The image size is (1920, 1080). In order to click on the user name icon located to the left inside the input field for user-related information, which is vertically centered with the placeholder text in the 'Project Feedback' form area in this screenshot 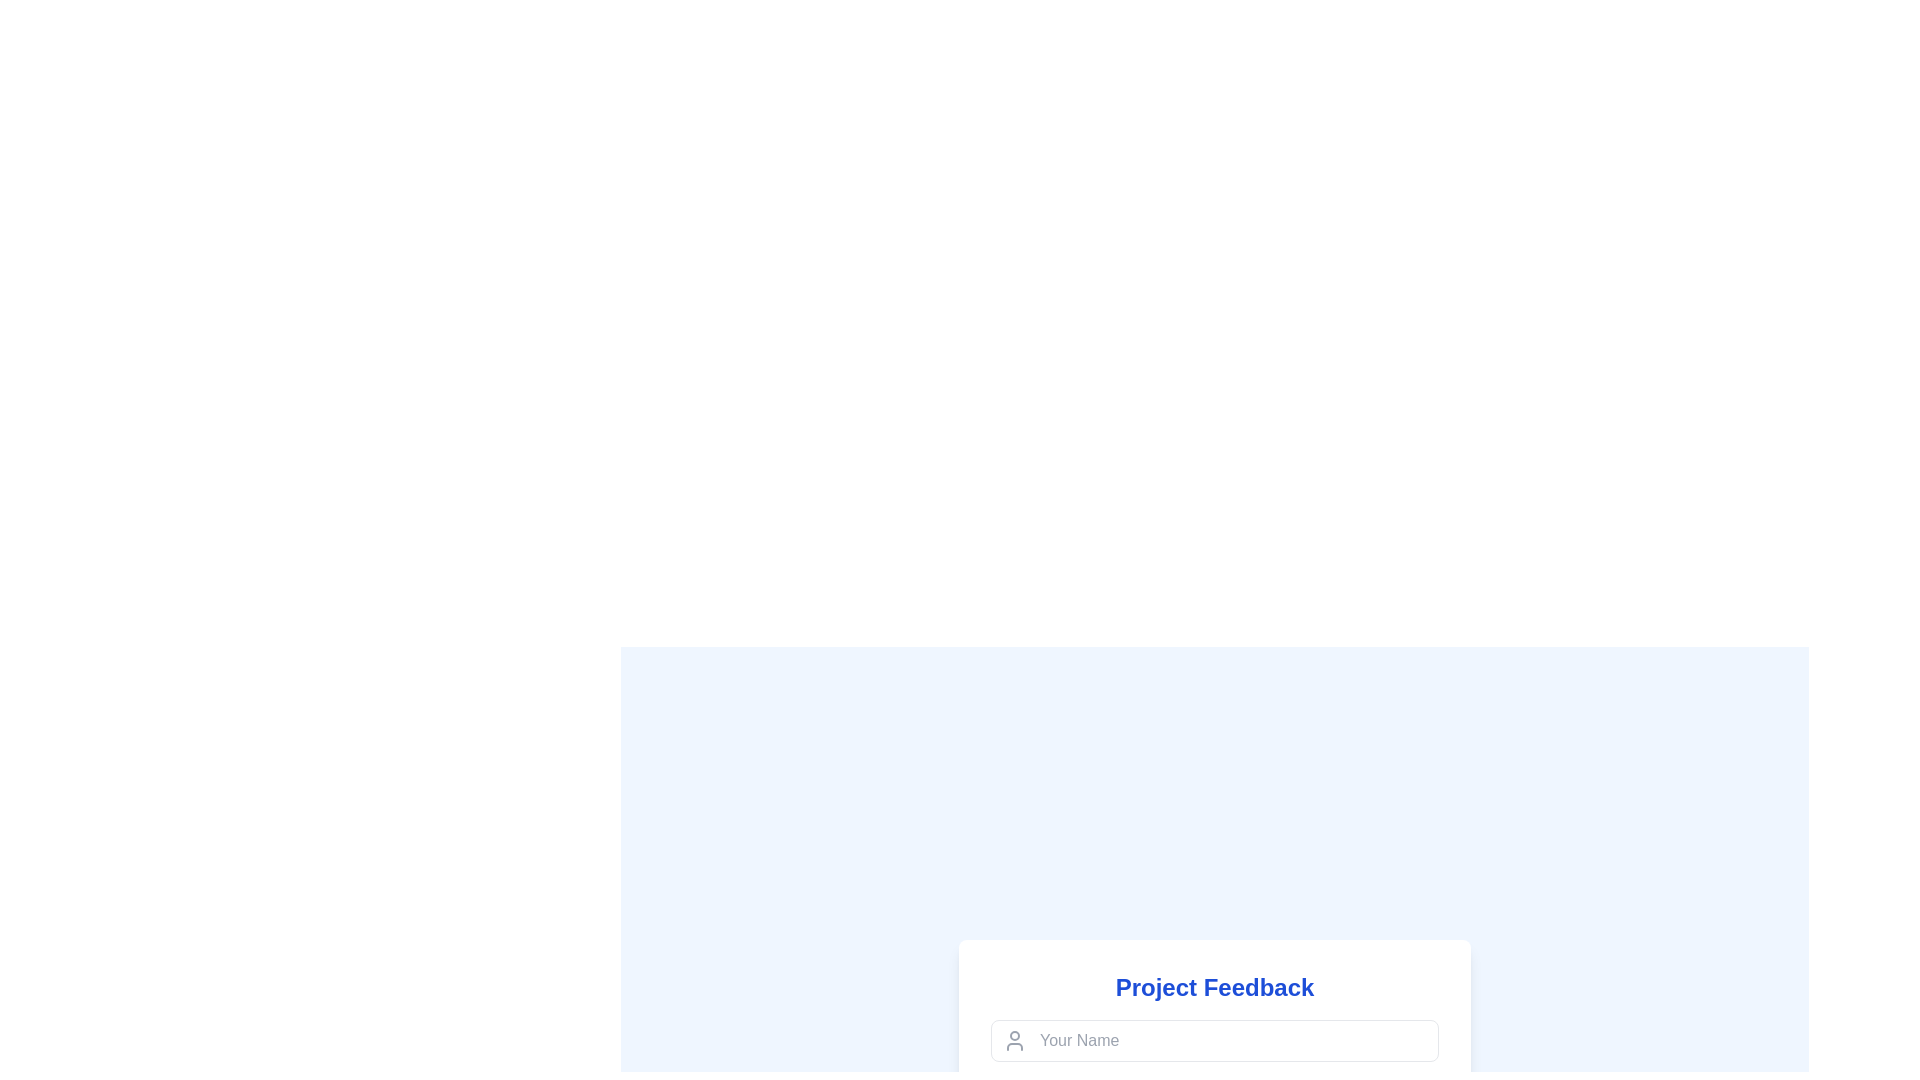, I will do `click(1014, 1039)`.